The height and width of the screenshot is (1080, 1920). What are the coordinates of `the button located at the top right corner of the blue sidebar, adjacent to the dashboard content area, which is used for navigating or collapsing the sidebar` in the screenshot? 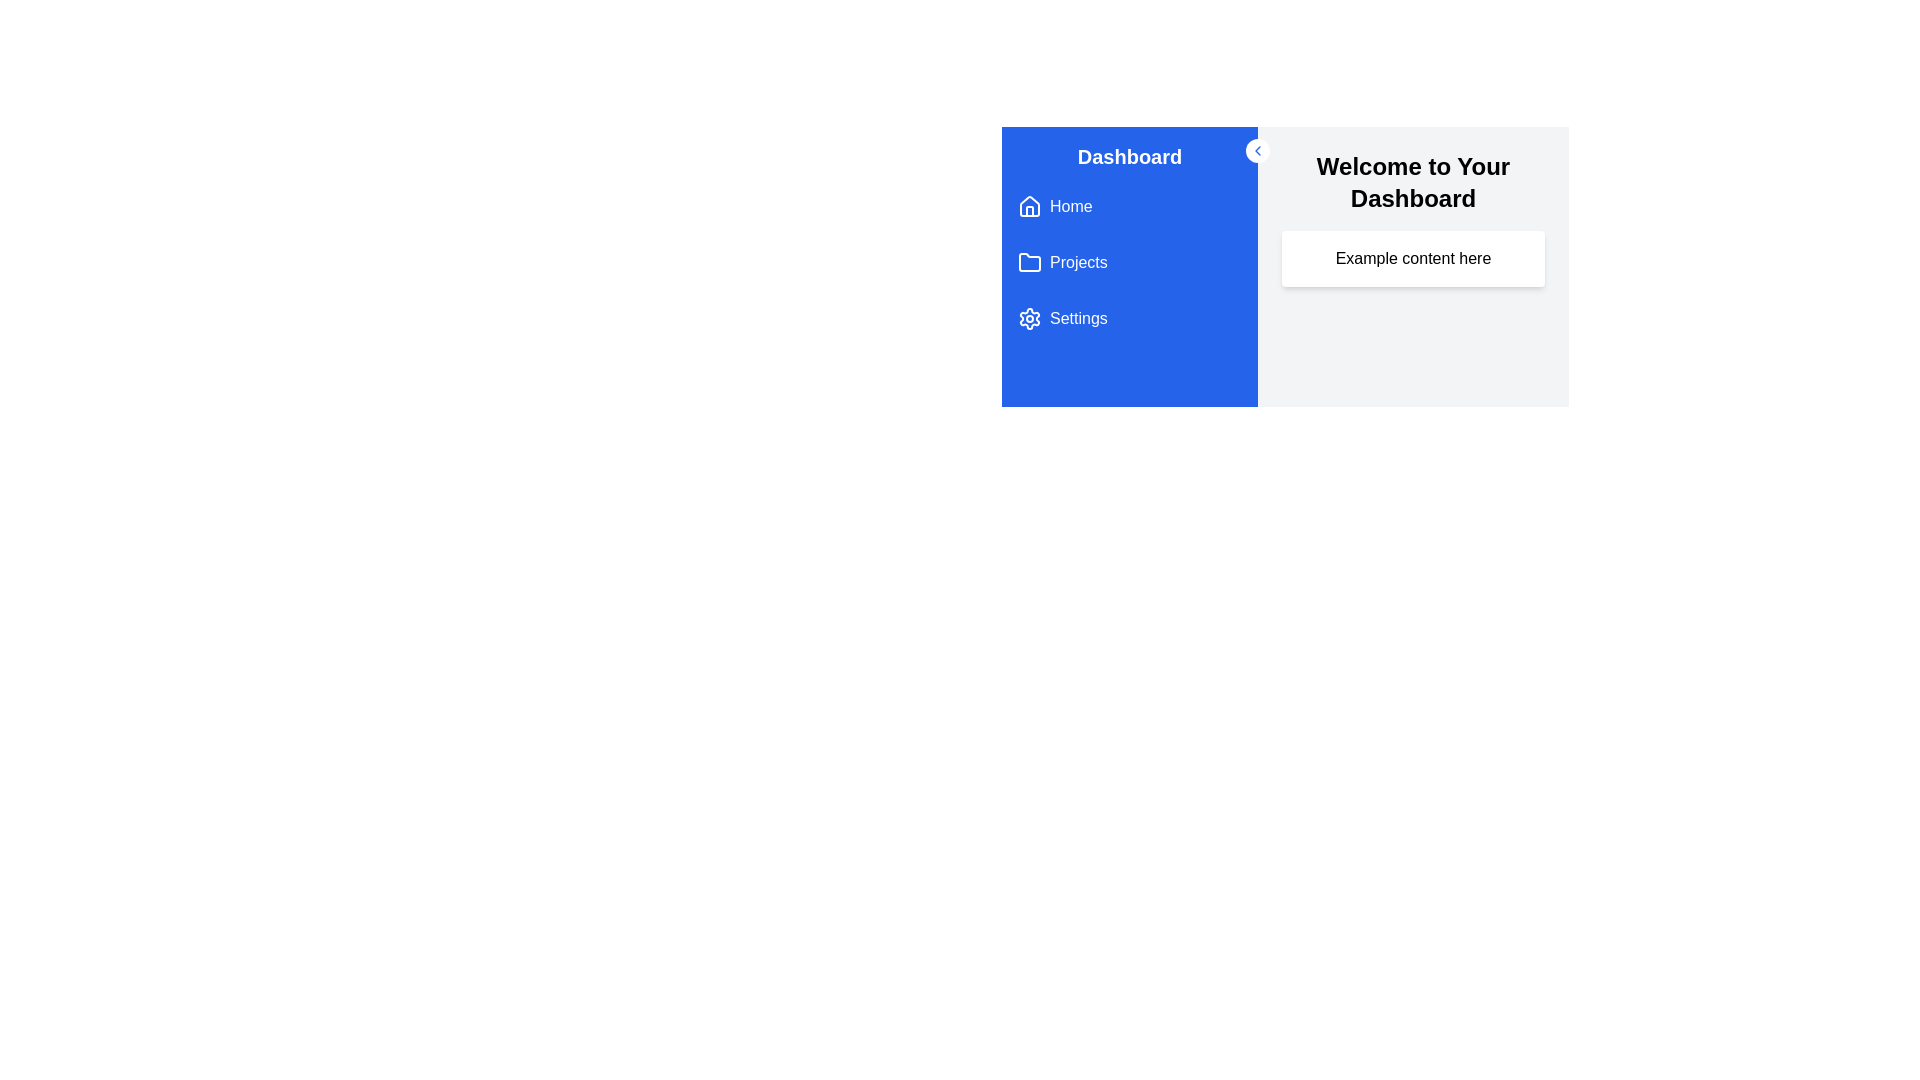 It's located at (1256, 149).